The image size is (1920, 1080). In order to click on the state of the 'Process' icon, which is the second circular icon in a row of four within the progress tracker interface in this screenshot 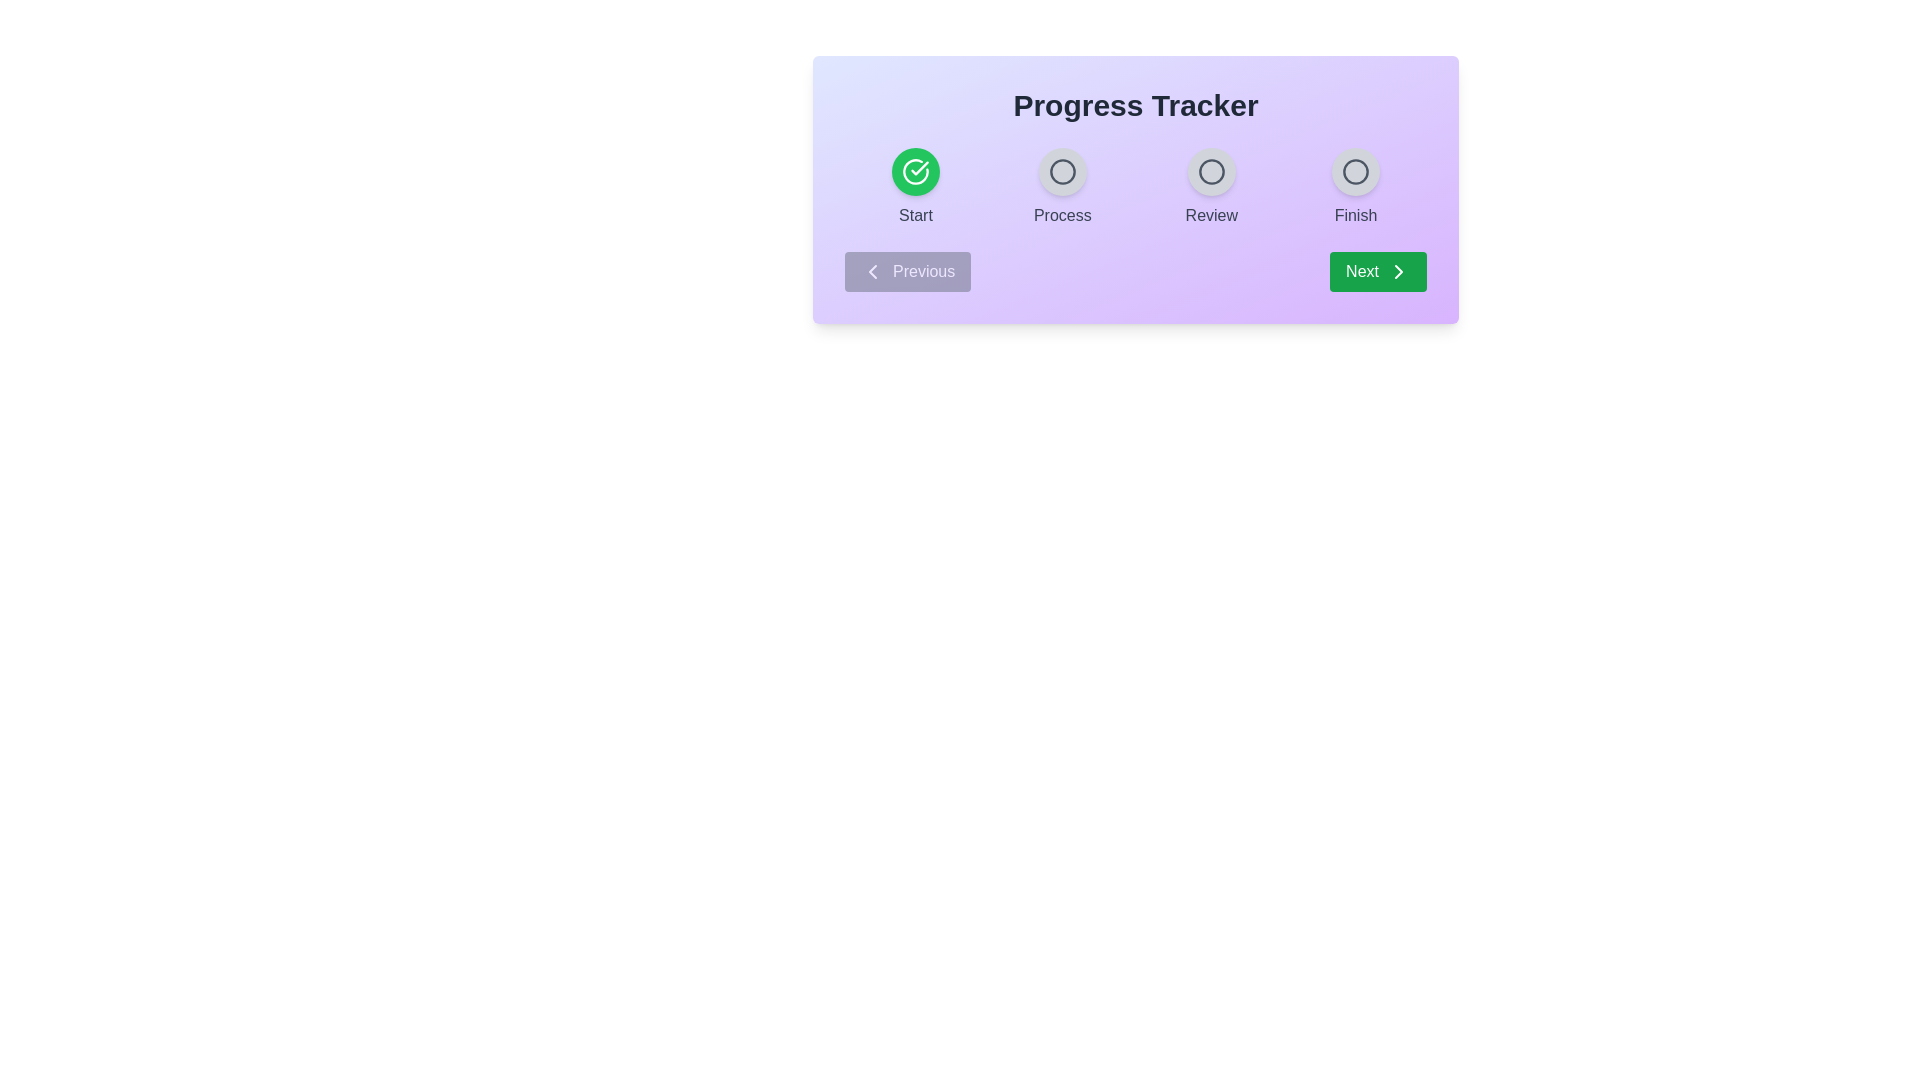, I will do `click(1061, 171)`.